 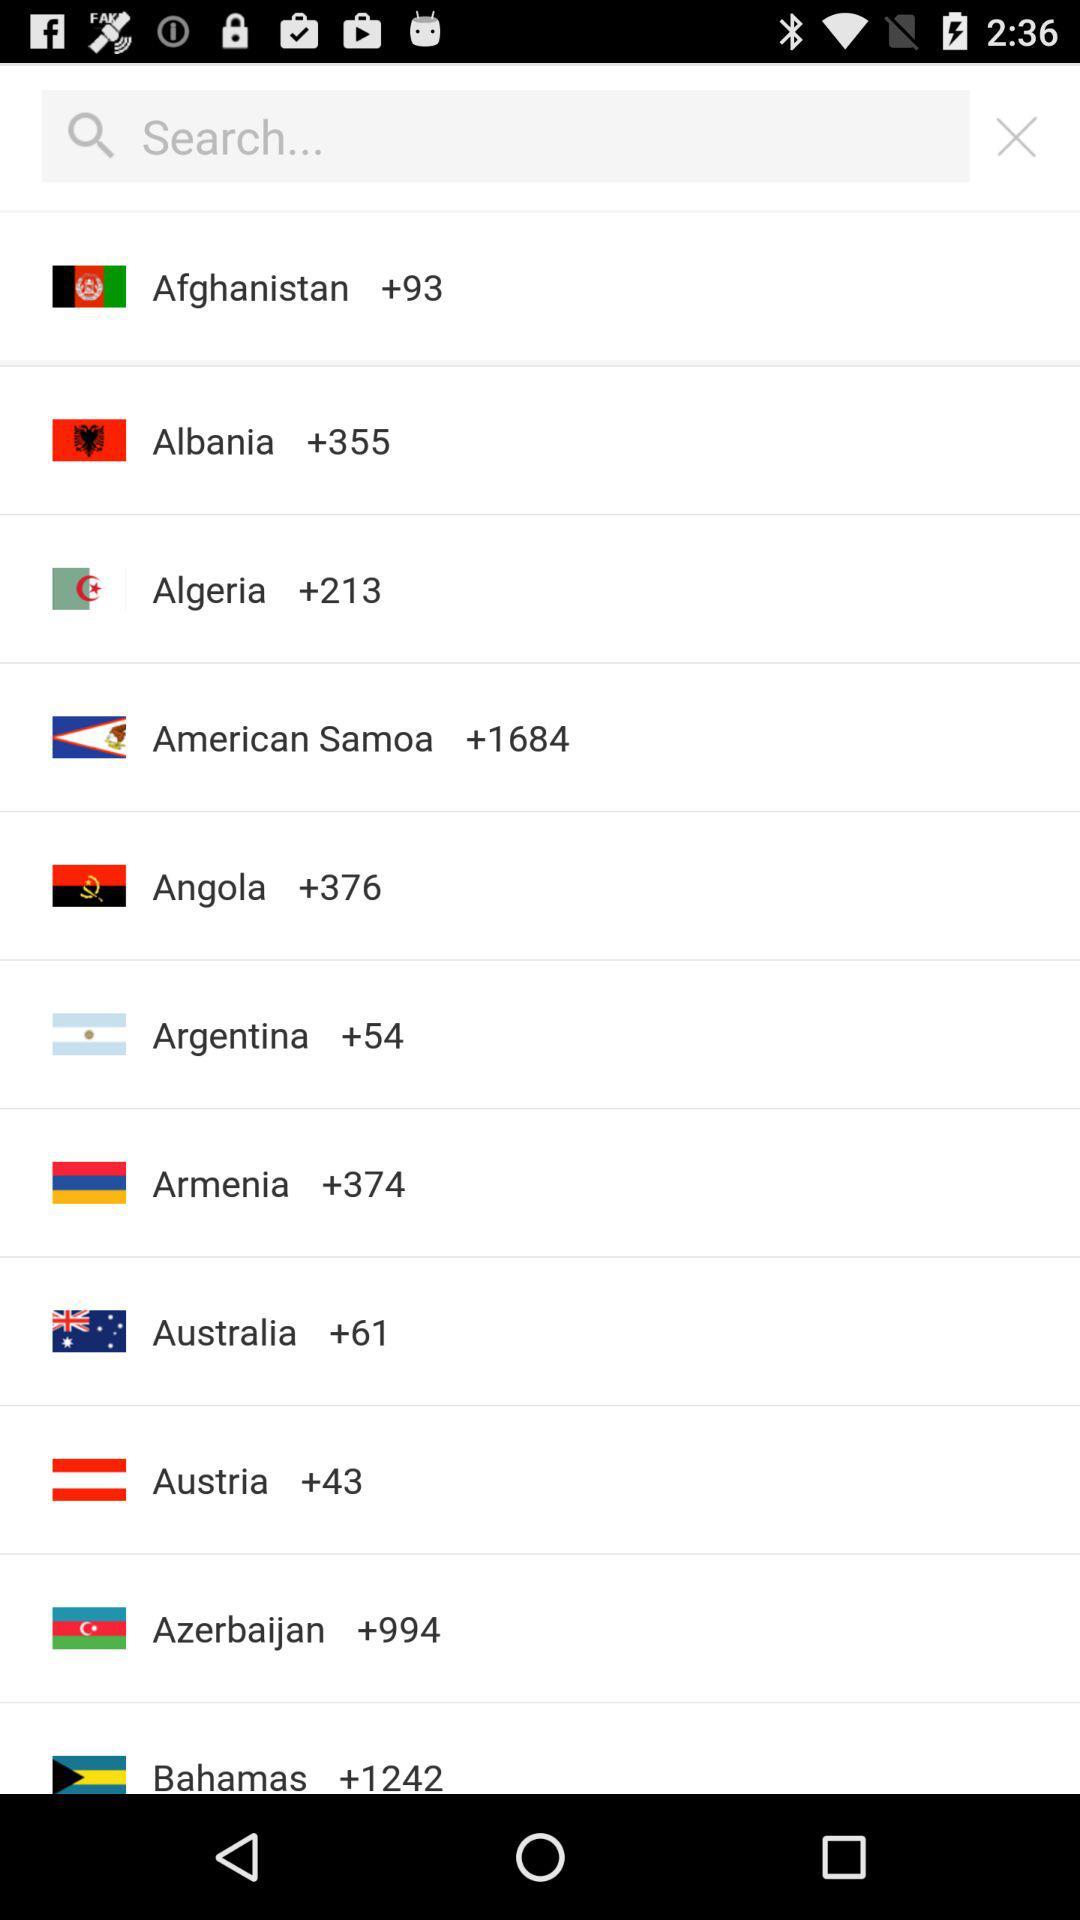 What do you see at coordinates (347, 439) in the screenshot?
I see `+355 item` at bounding box center [347, 439].